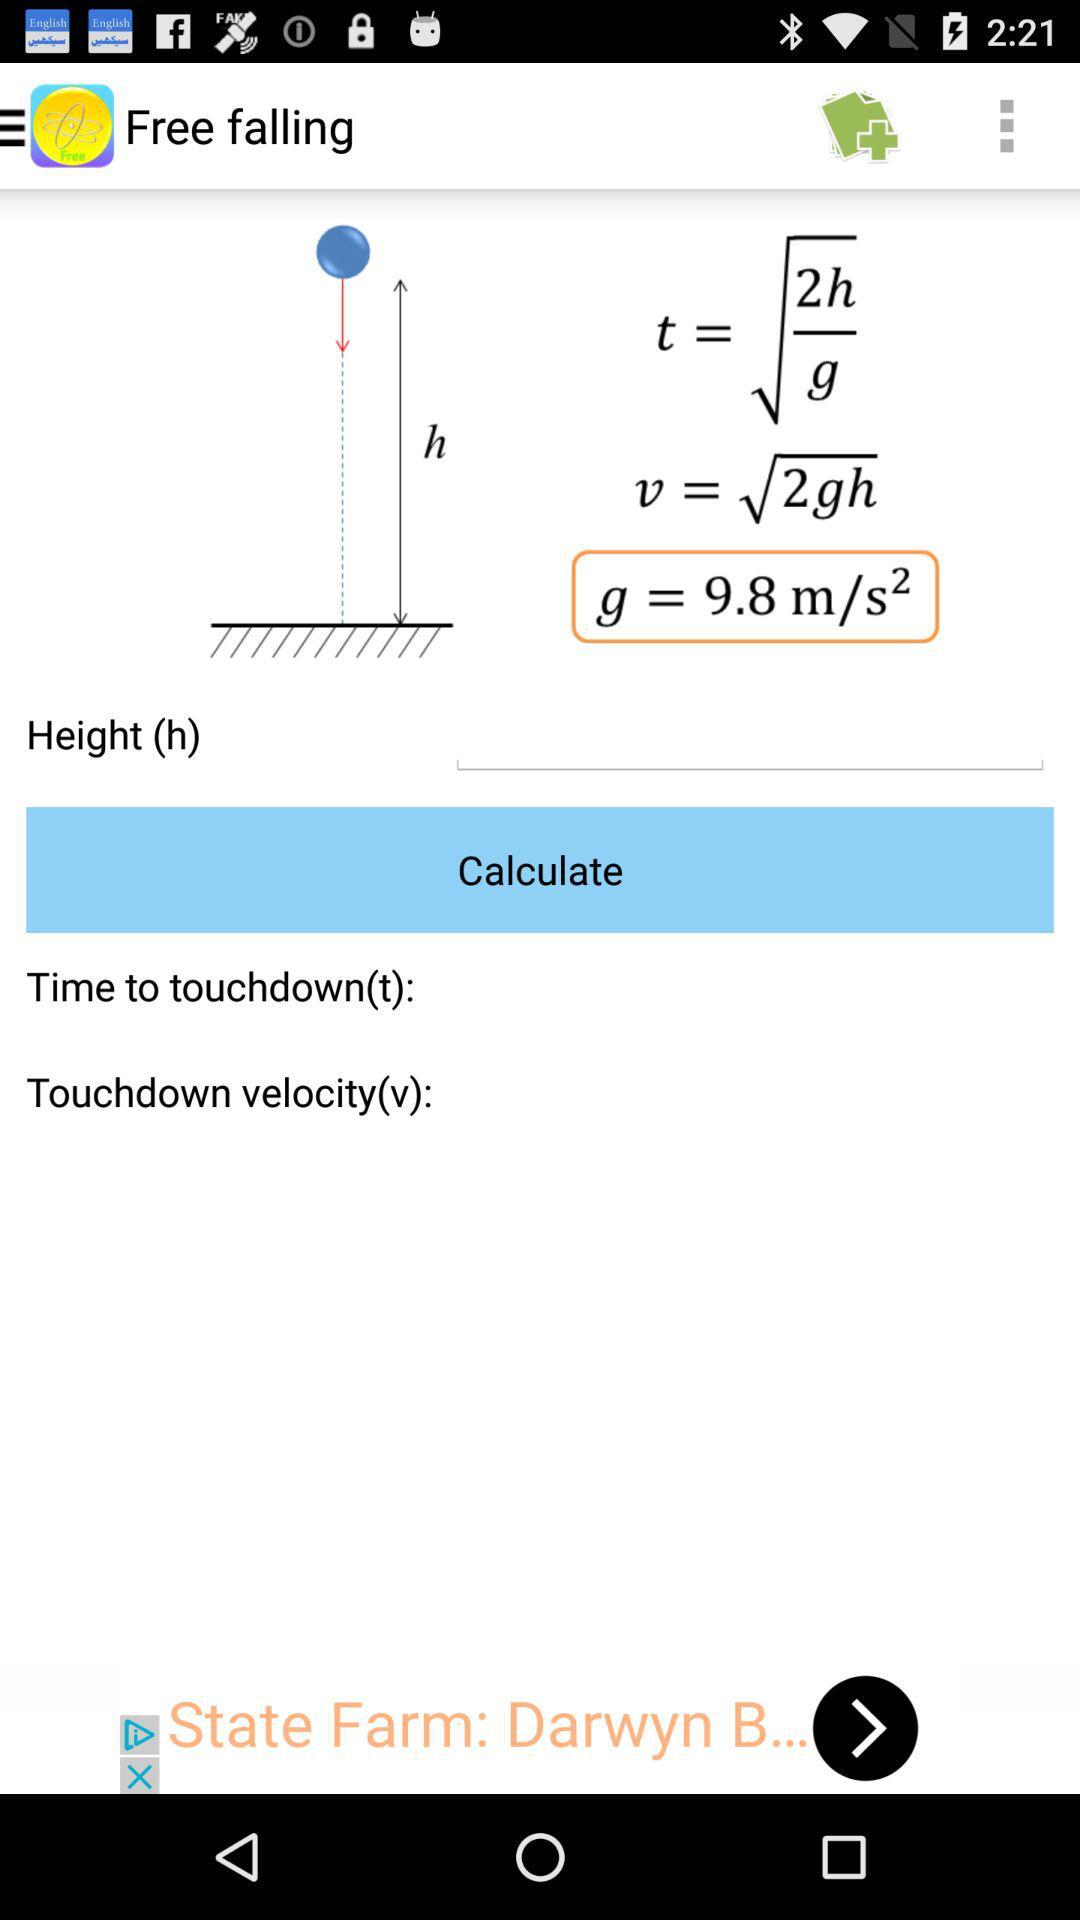 The image size is (1080, 1920). Describe the element at coordinates (540, 1727) in the screenshot. I see `advertisement` at that location.